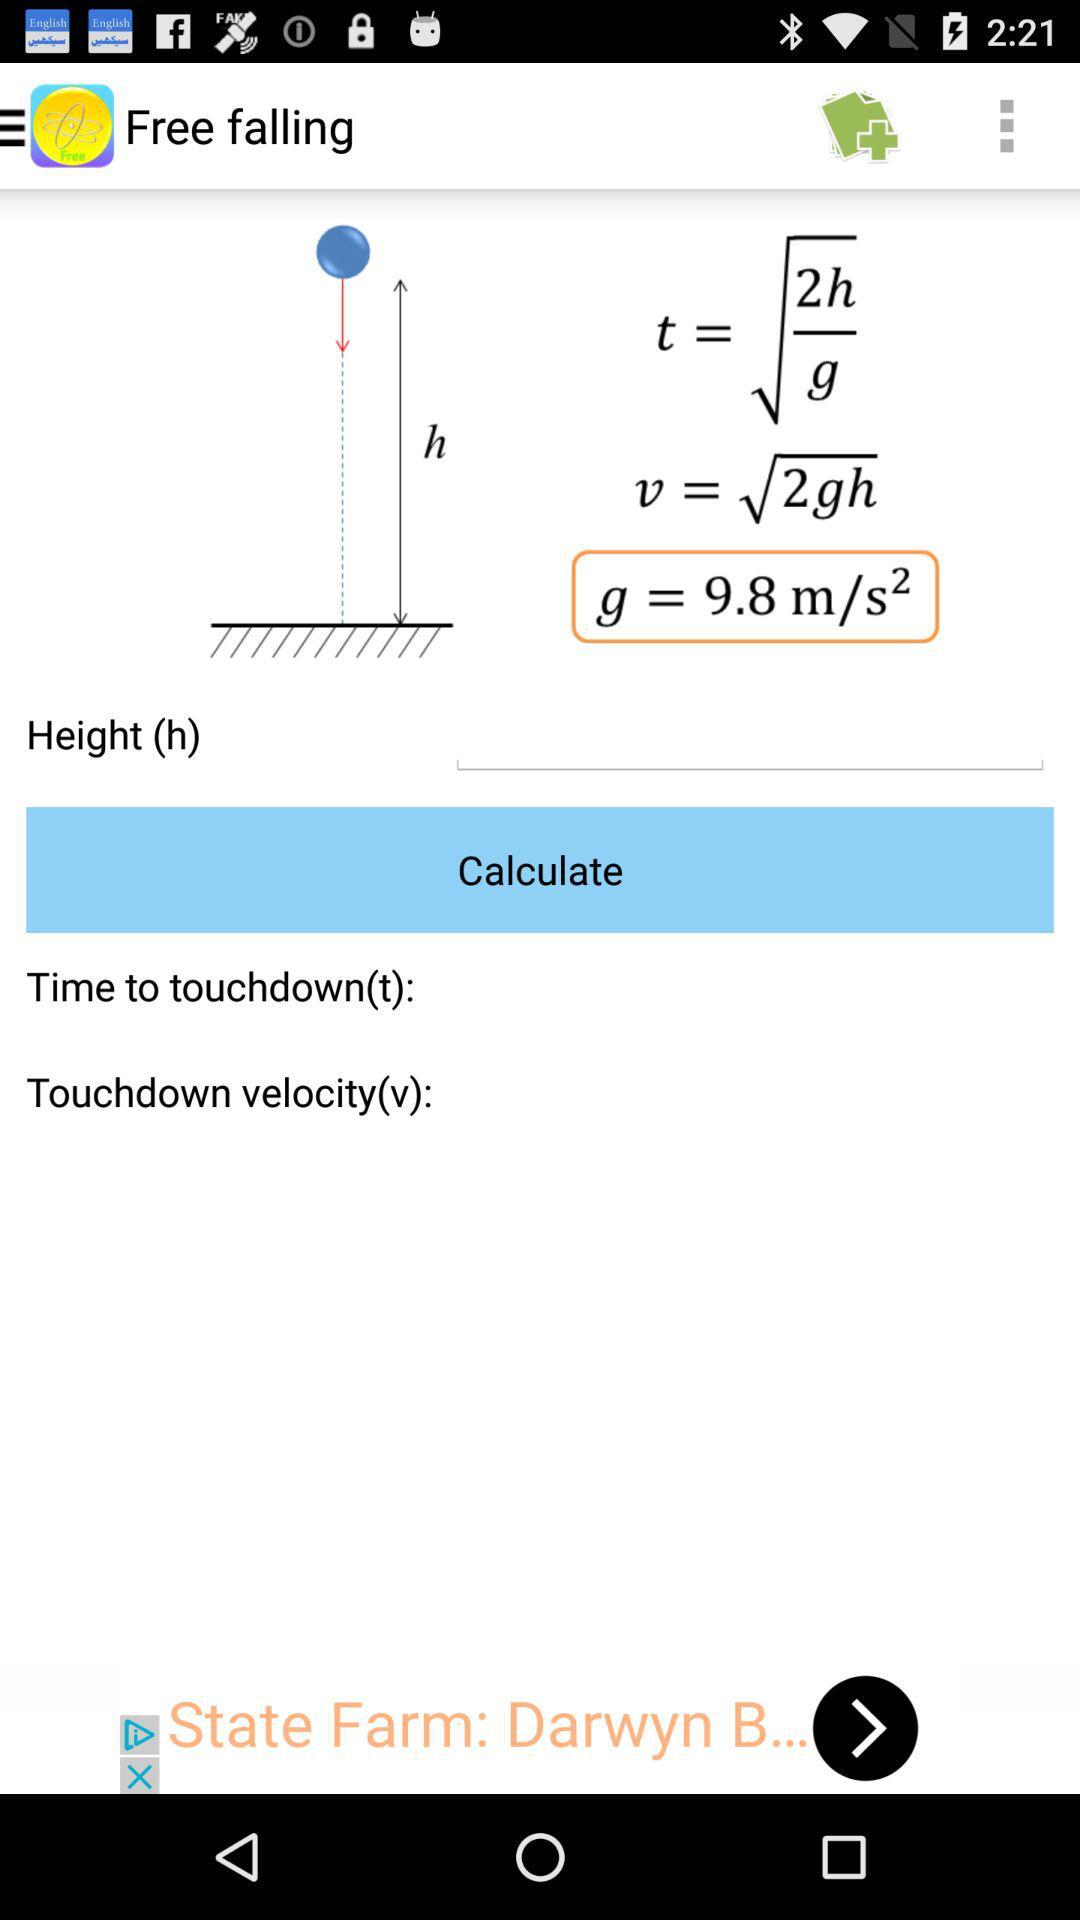 The image size is (1080, 1920). Describe the element at coordinates (540, 1727) in the screenshot. I see `advertisement` at that location.